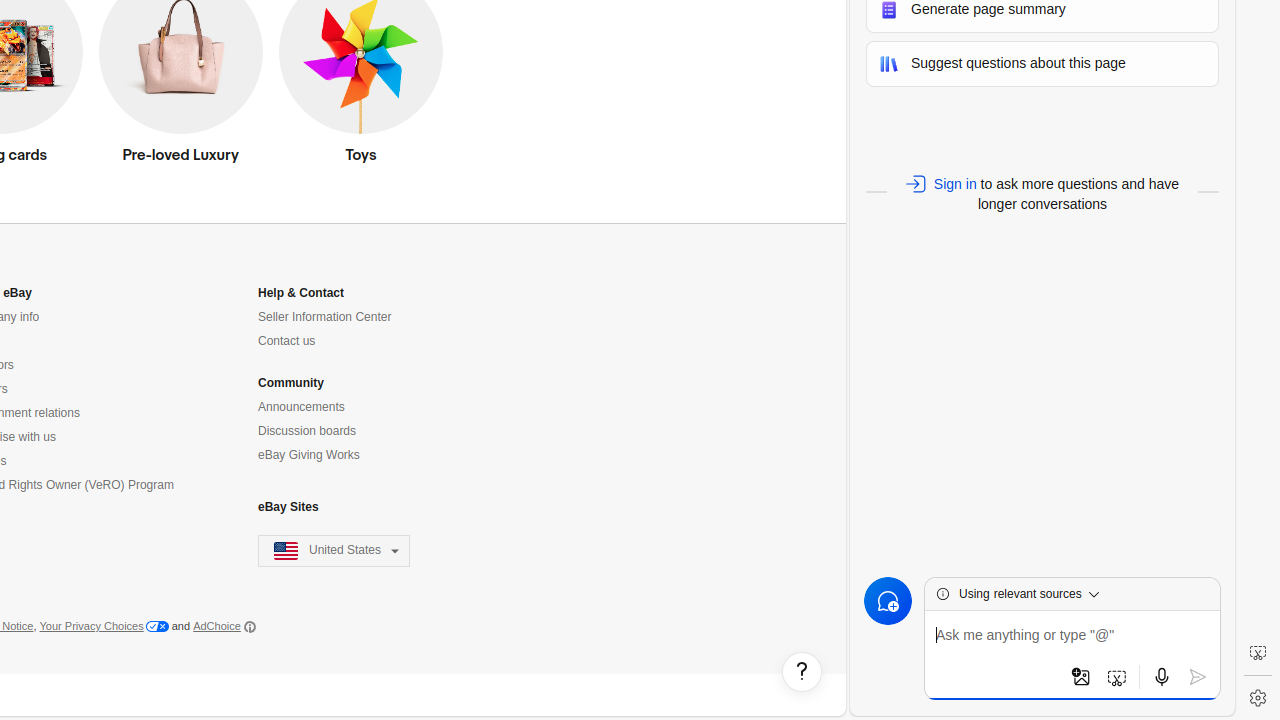 The width and height of the screenshot is (1280, 720). What do you see at coordinates (307, 455) in the screenshot?
I see `'eBay Giving Works'` at bounding box center [307, 455].